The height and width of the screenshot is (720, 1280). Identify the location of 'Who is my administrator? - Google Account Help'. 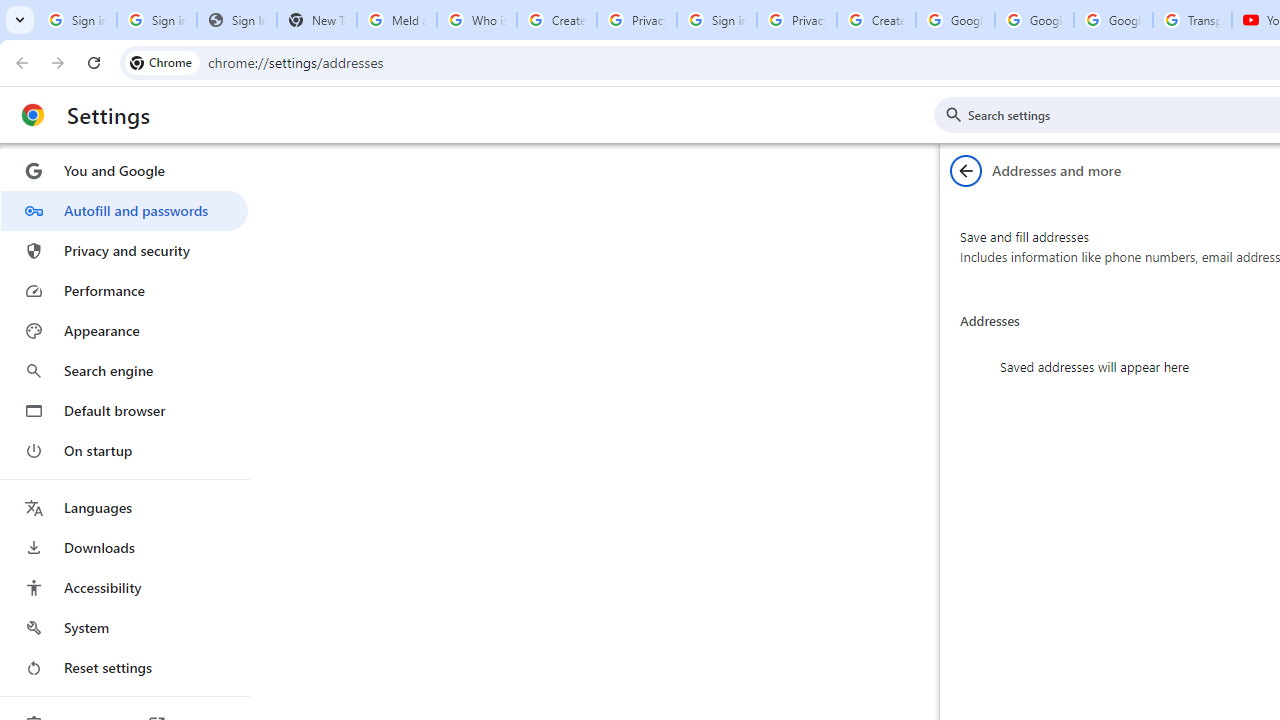
(475, 20).